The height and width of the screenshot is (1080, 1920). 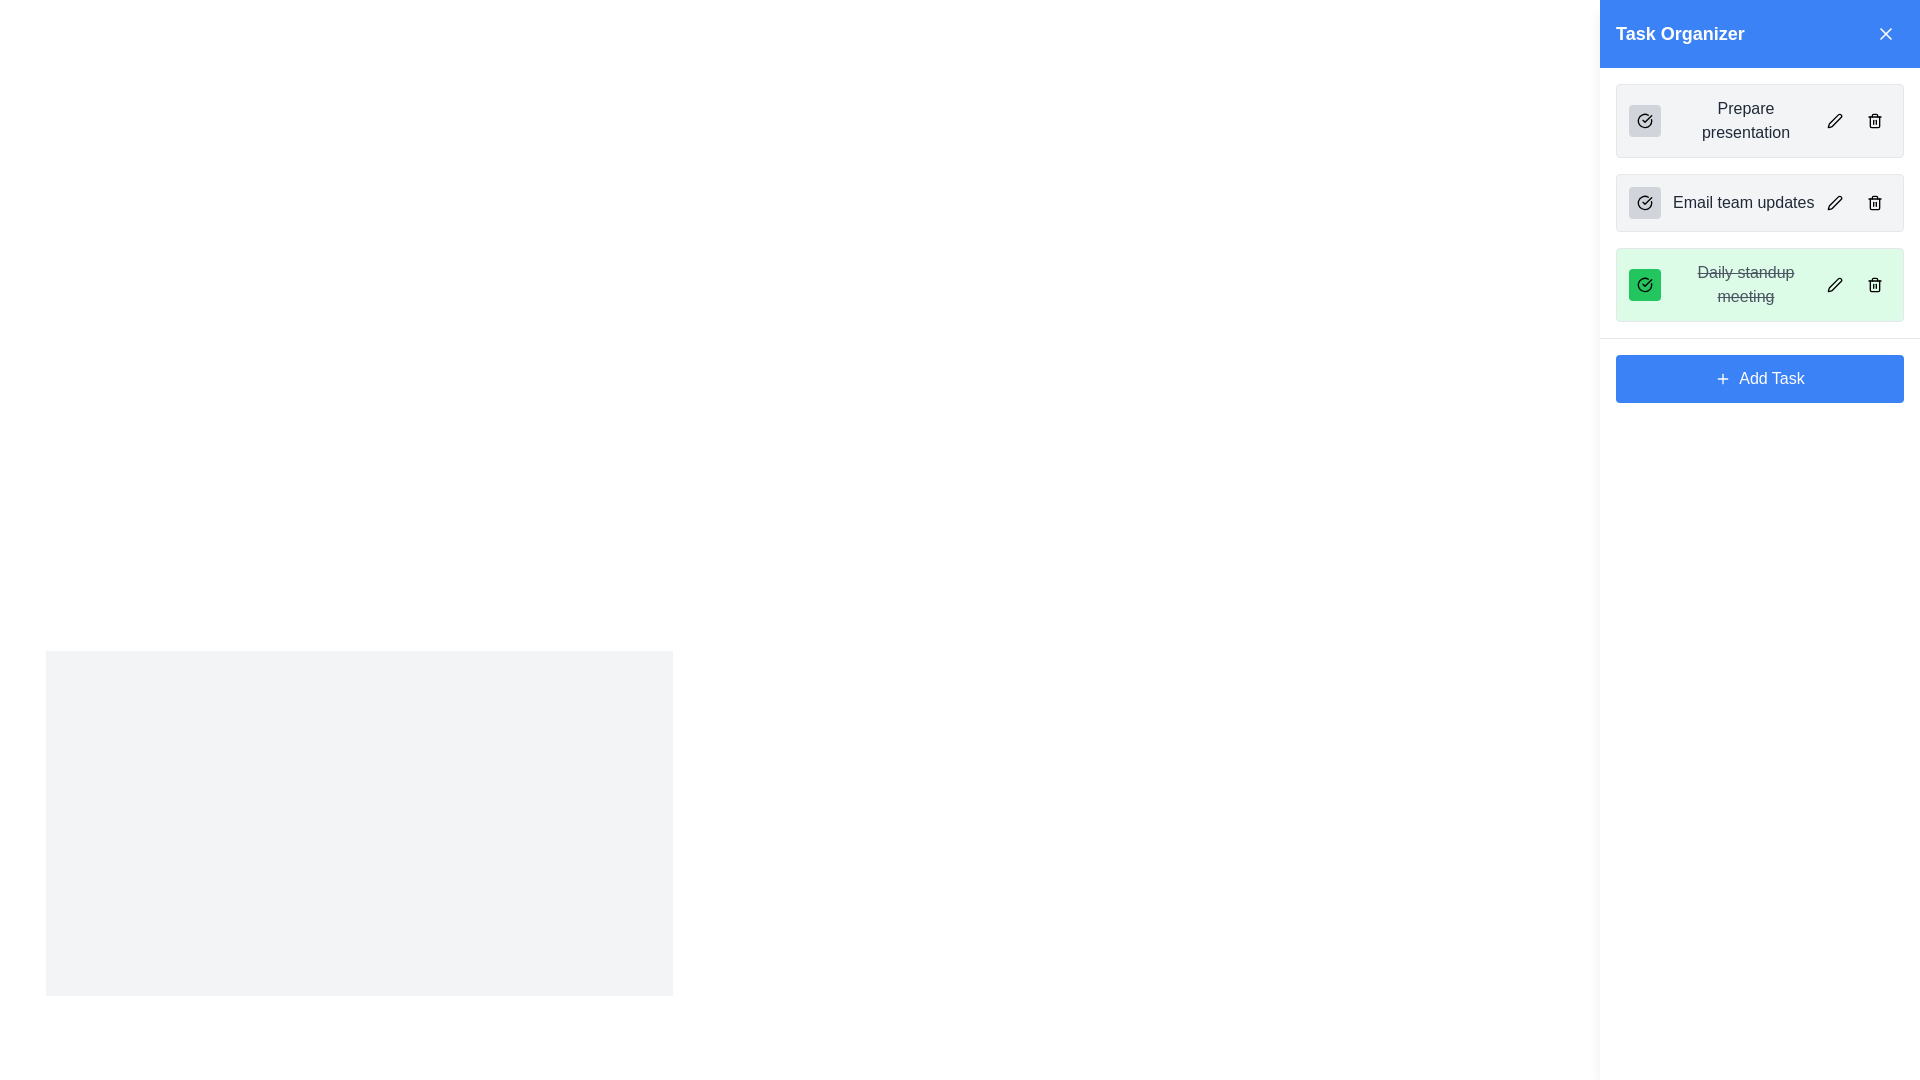 What do you see at coordinates (1645, 120) in the screenshot?
I see `the circular checkbox-like button with a checkmark, located to the left of the 'Prepare presentation' text in the task organizer interface` at bounding box center [1645, 120].